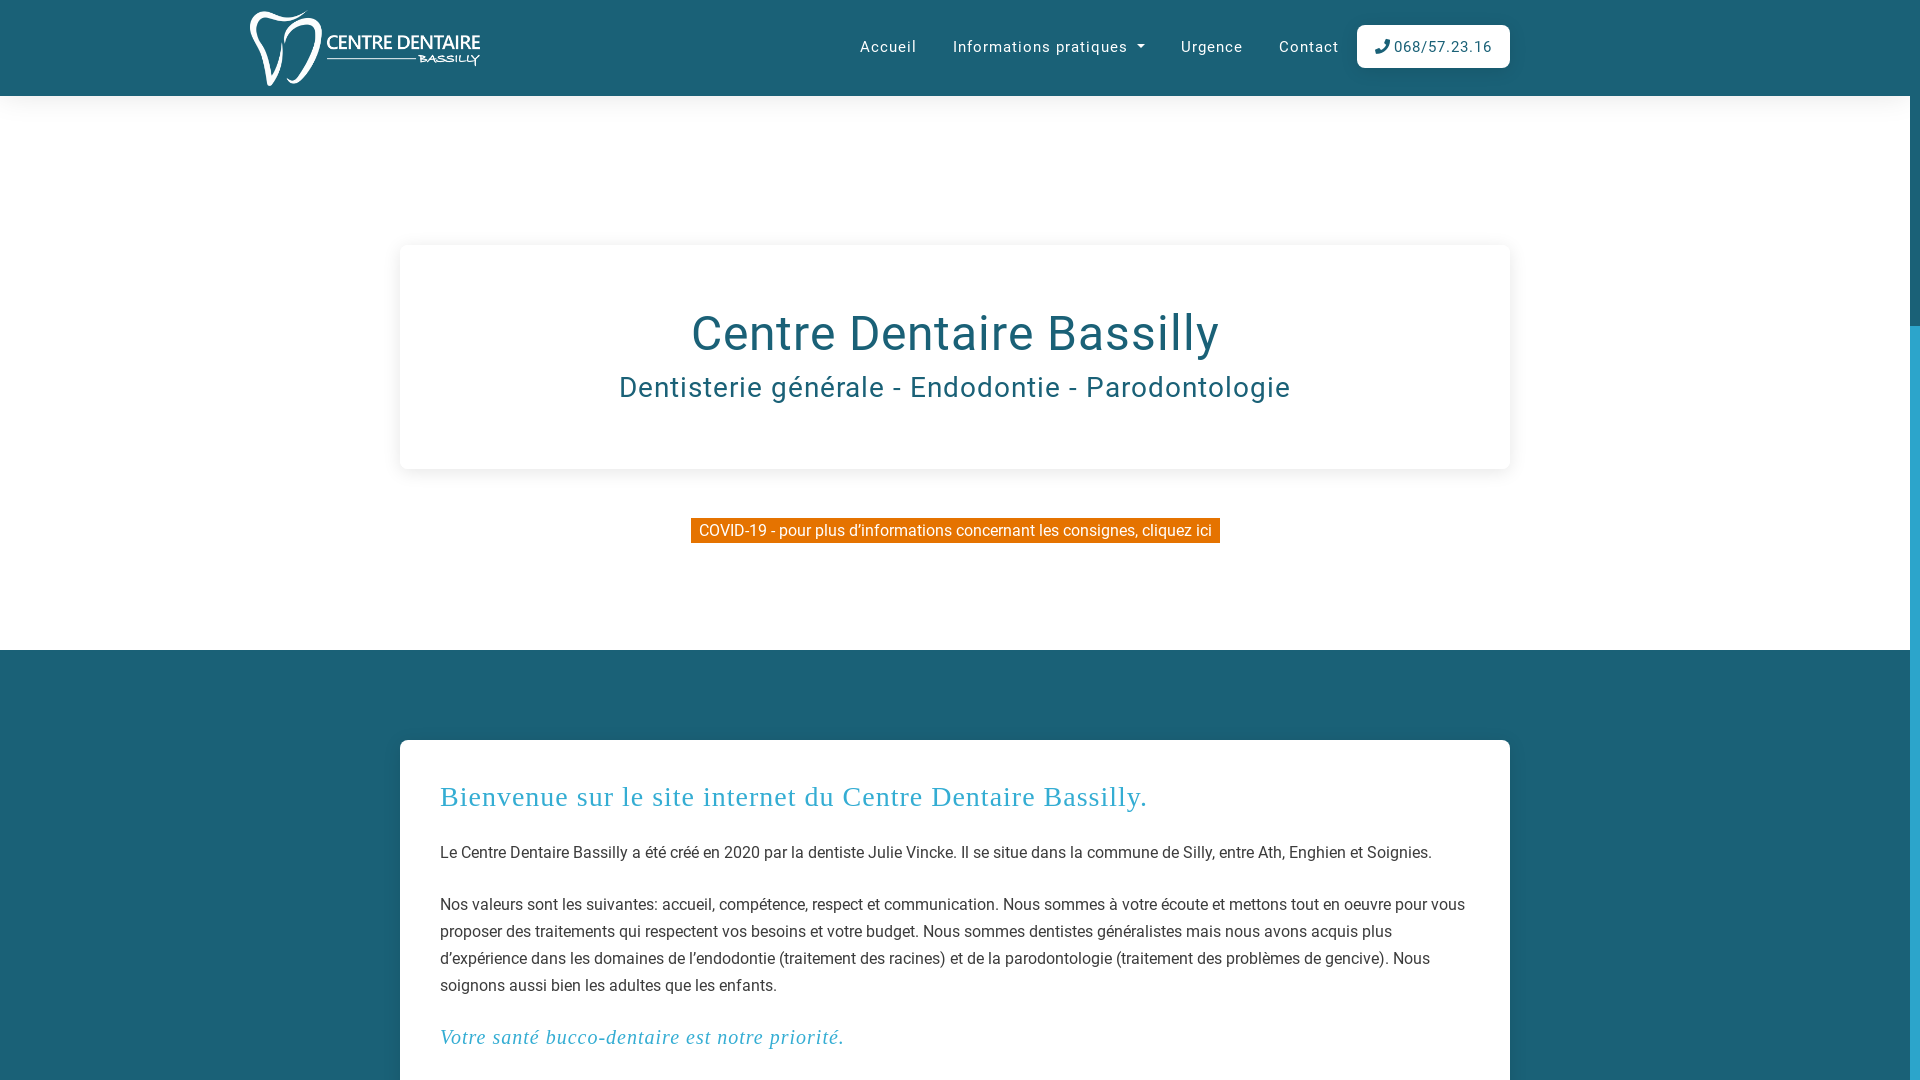 The width and height of the screenshot is (1920, 1080). What do you see at coordinates (1172, 47) in the screenshot?
I see `'Urgence'` at bounding box center [1172, 47].